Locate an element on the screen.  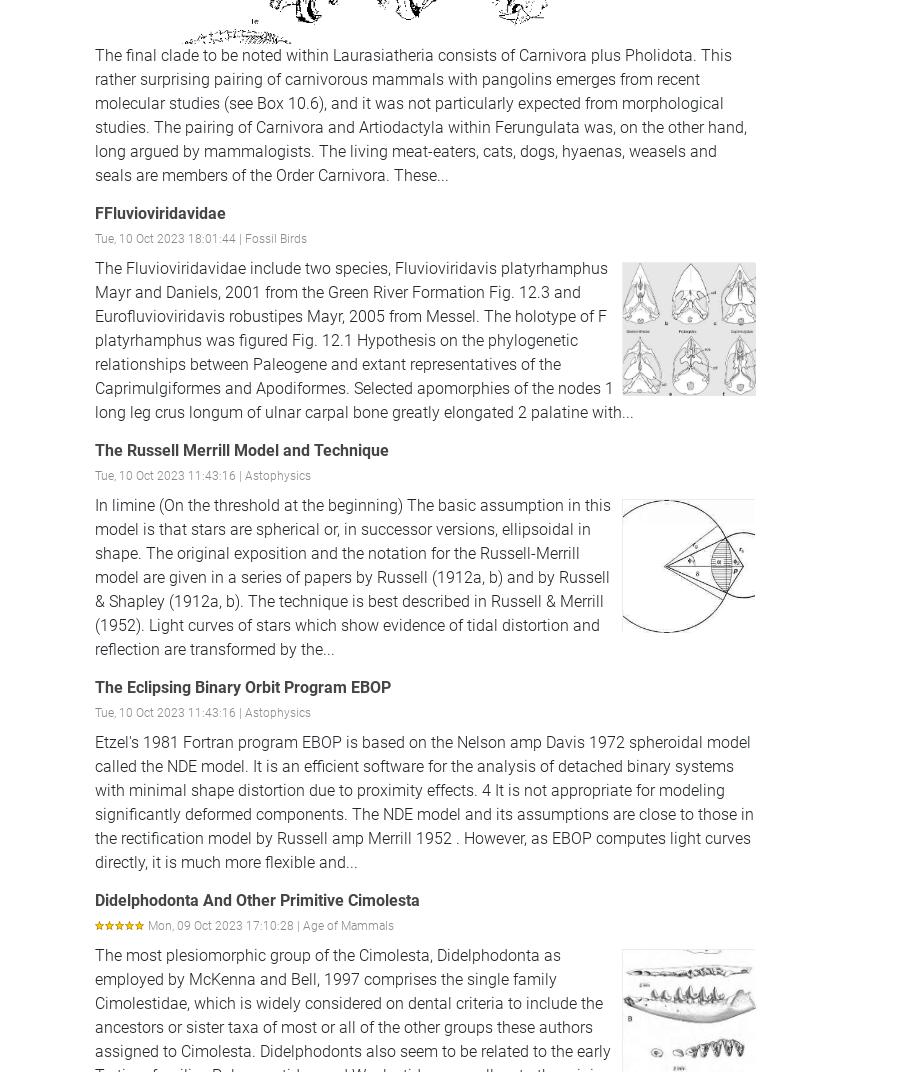
'The final clade to be noted within Laurasiatheria consists of Carnivora plus Pholidota. This rather surprising pairing of carnivorous mammals with pangolins emerges from recent molecular studies (see Box 10.6), and it was not particularly expected from morphological studies. The pairing of Carnivora and Artiodactyla within Ferungulata was, on the other hand, long argued by mammalogists. The living meat-eaters, cats, dogs, hyaenas, weasels and seals are members of the Order Carnivora. These...' is located at coordinates (420, 114).